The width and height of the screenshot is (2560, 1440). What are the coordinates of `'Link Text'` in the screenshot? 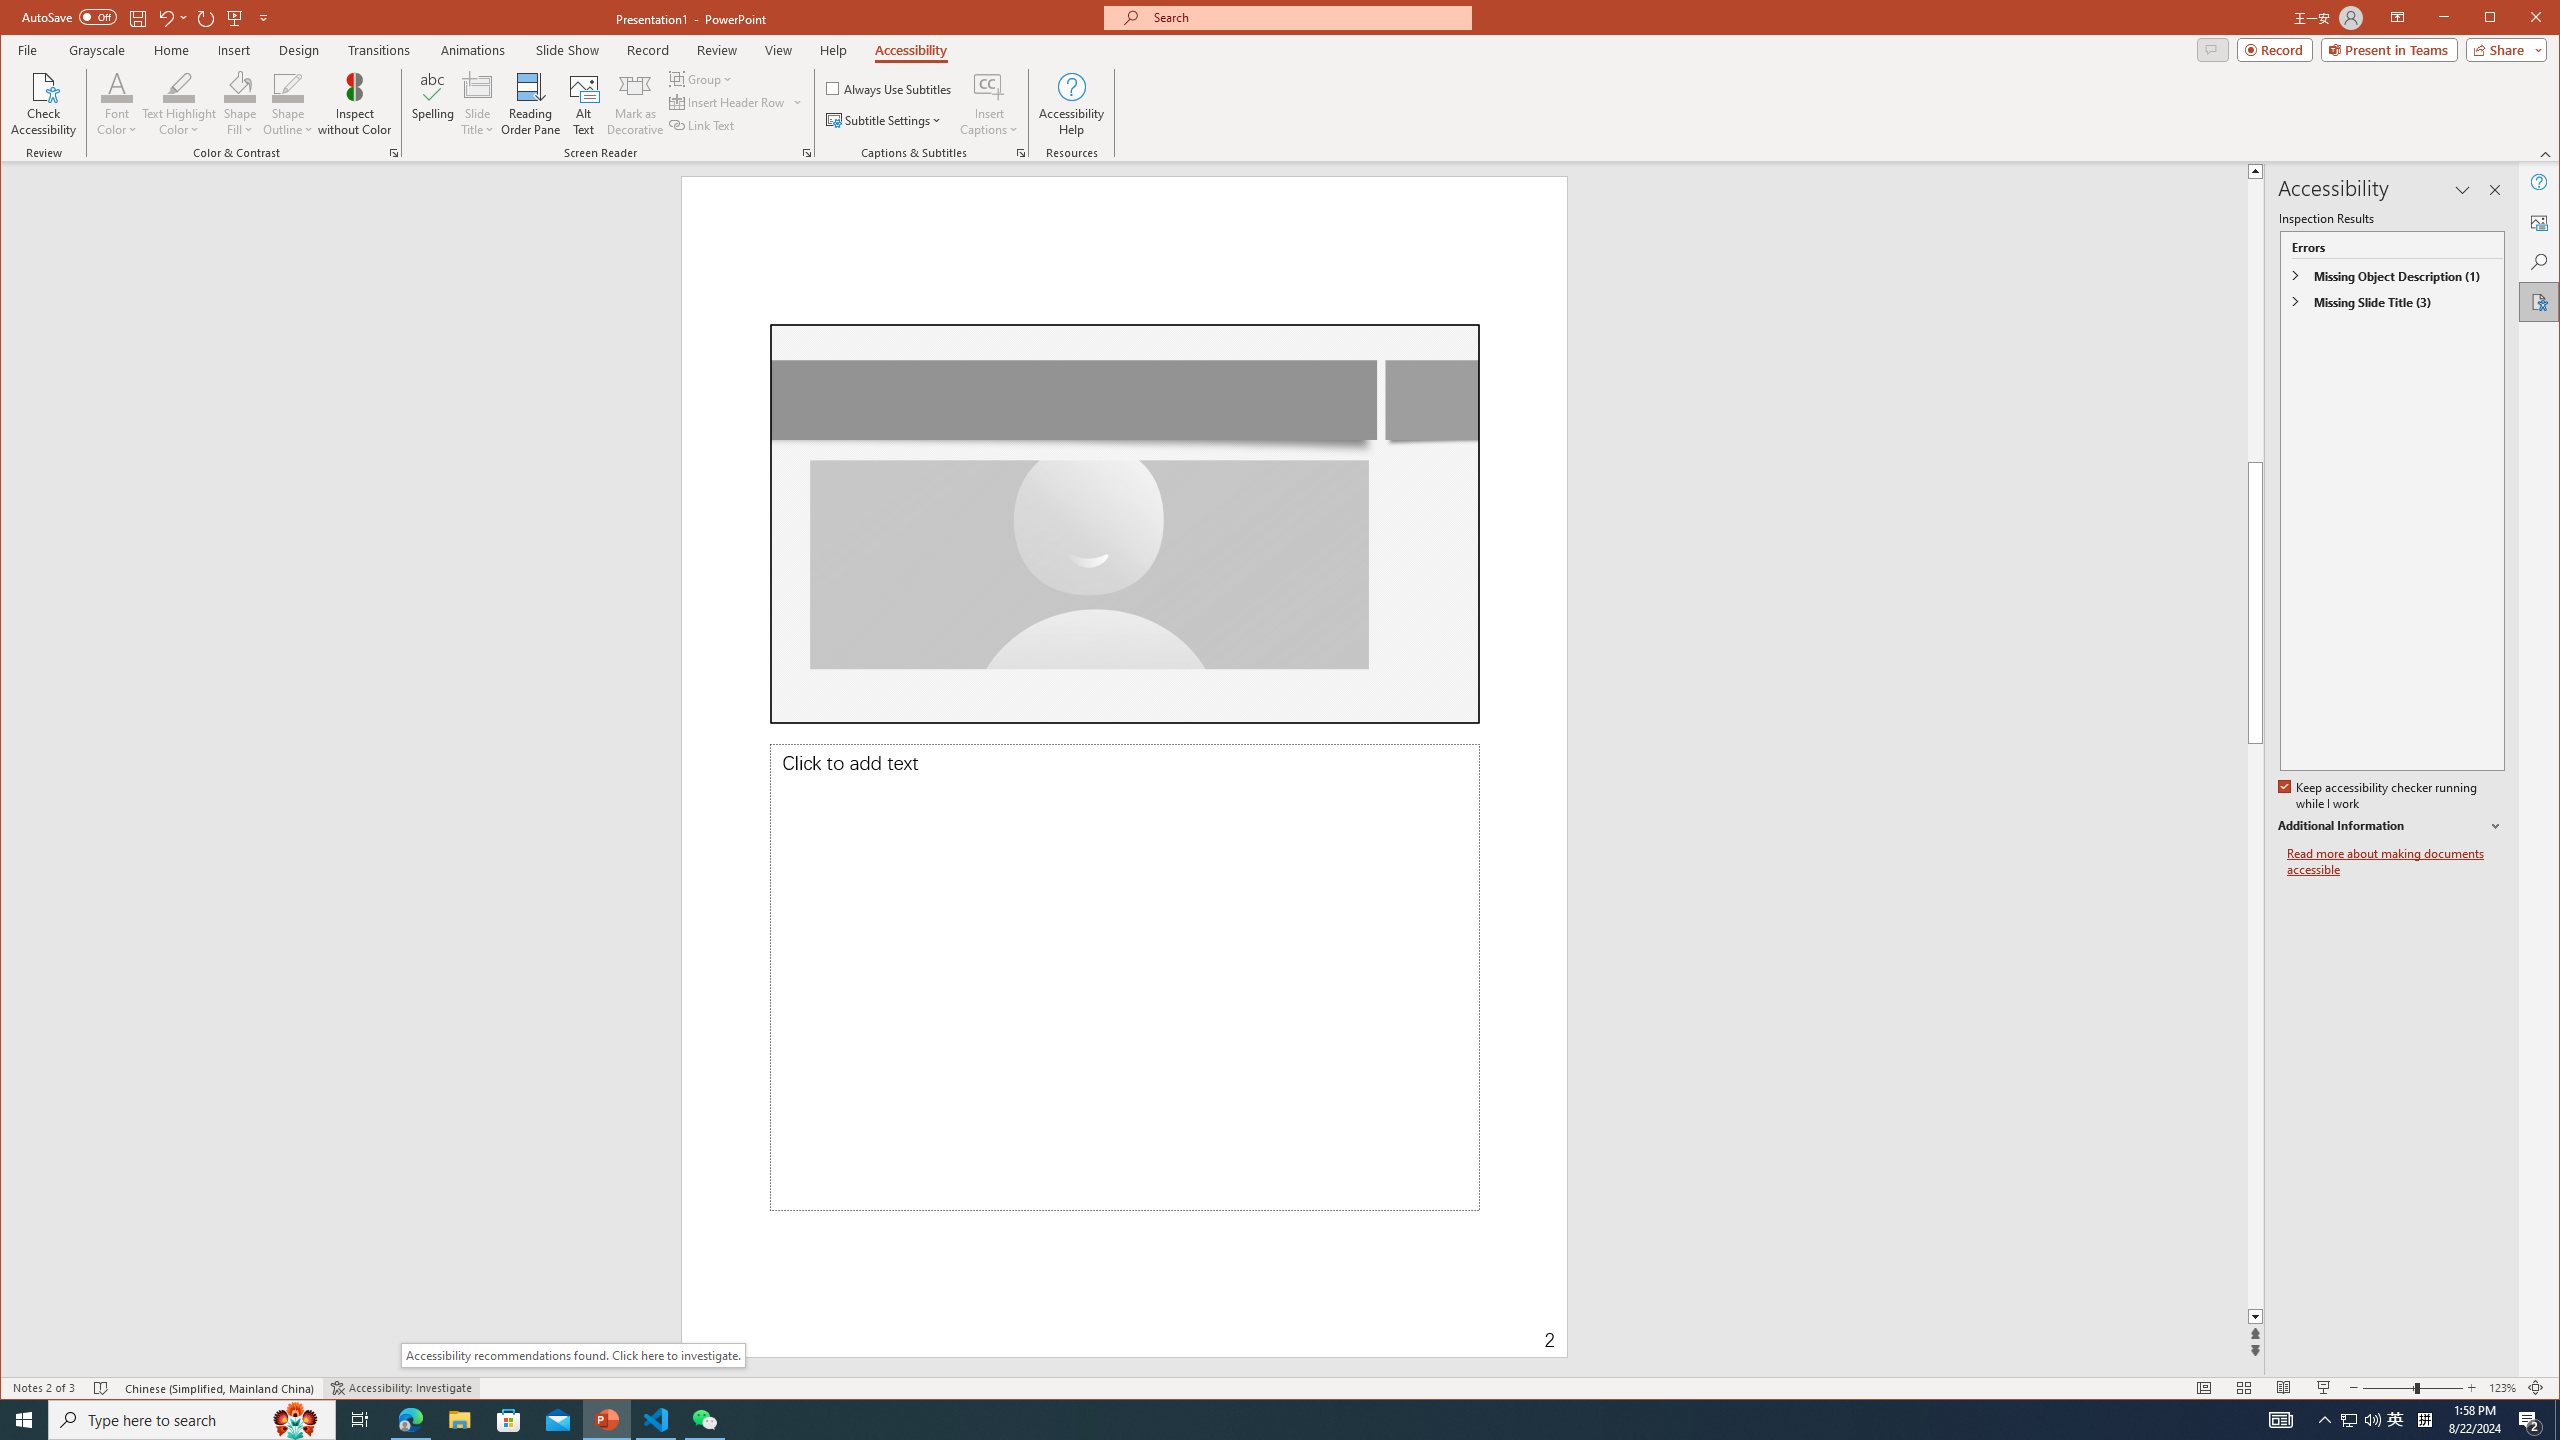 It's located at (701, 125).